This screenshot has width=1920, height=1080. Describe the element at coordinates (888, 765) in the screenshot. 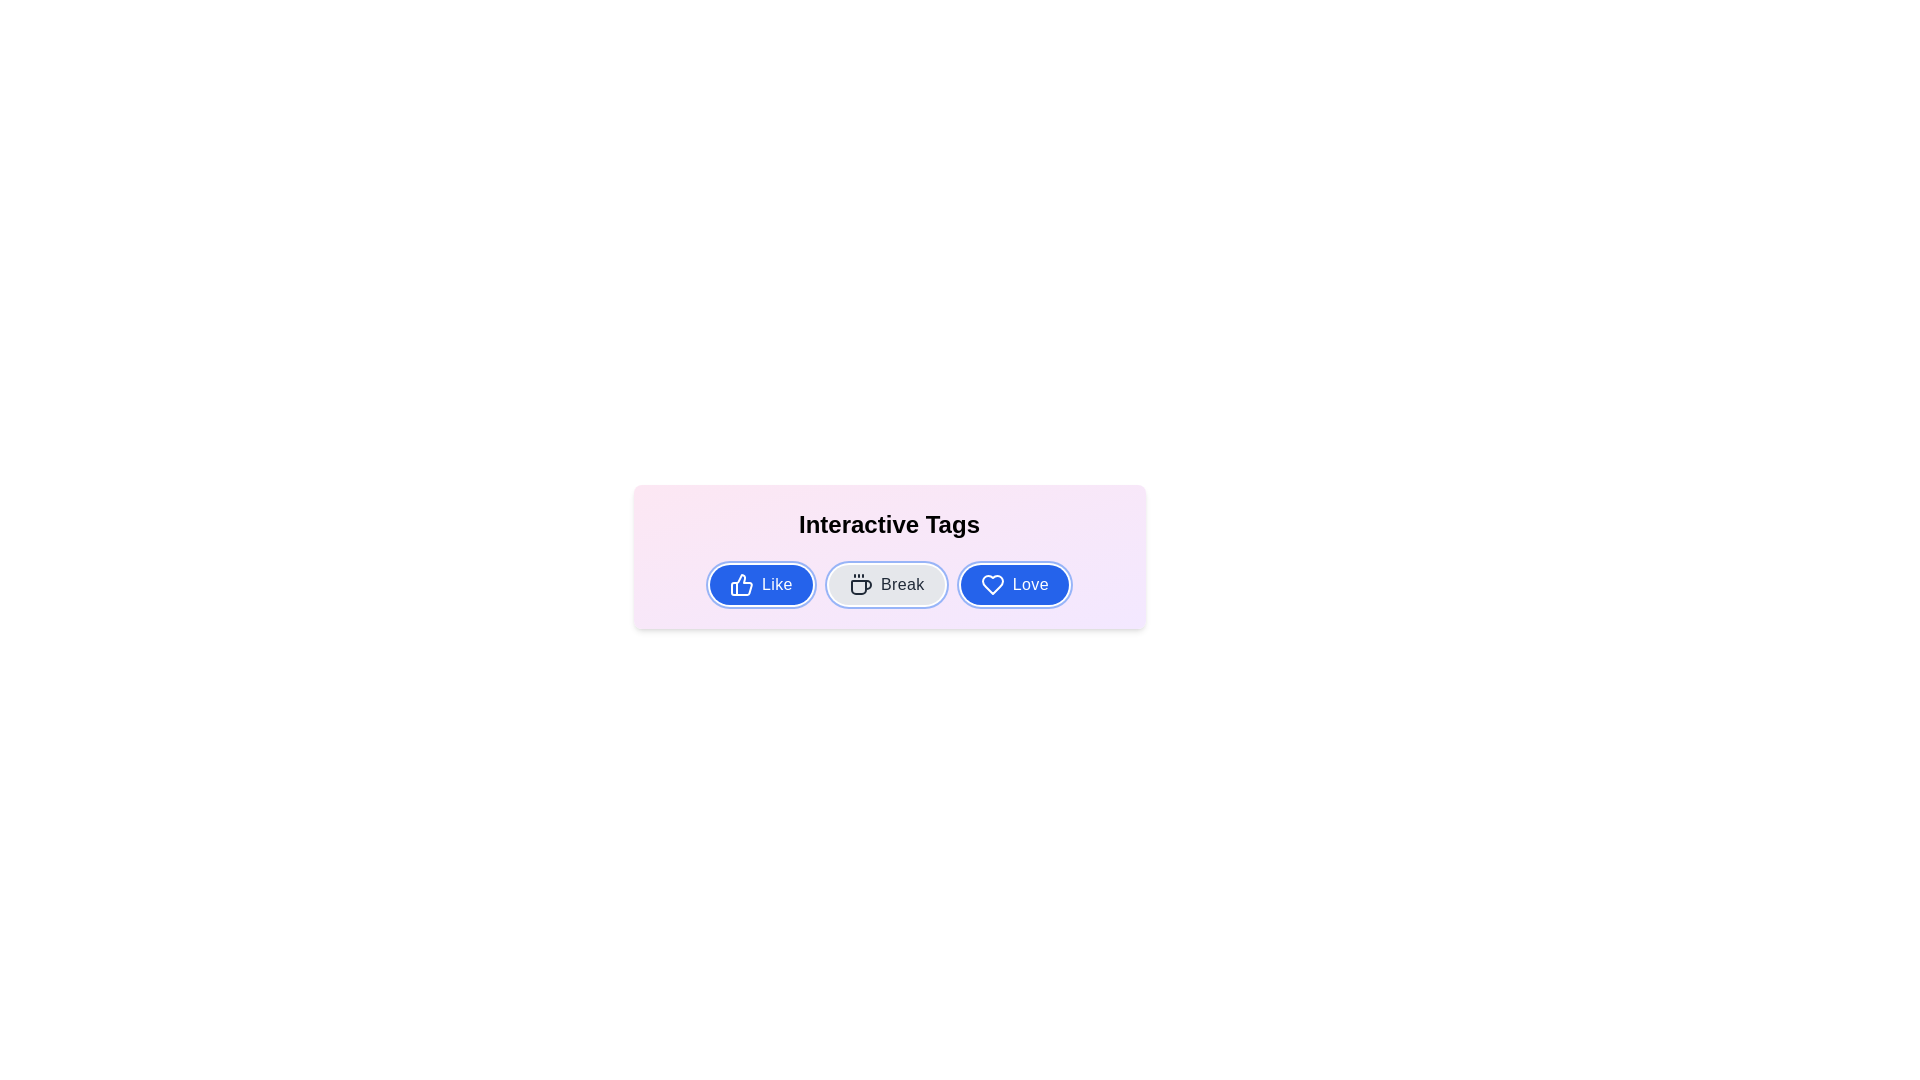

I see `the container area by clicking at its center` at that location.